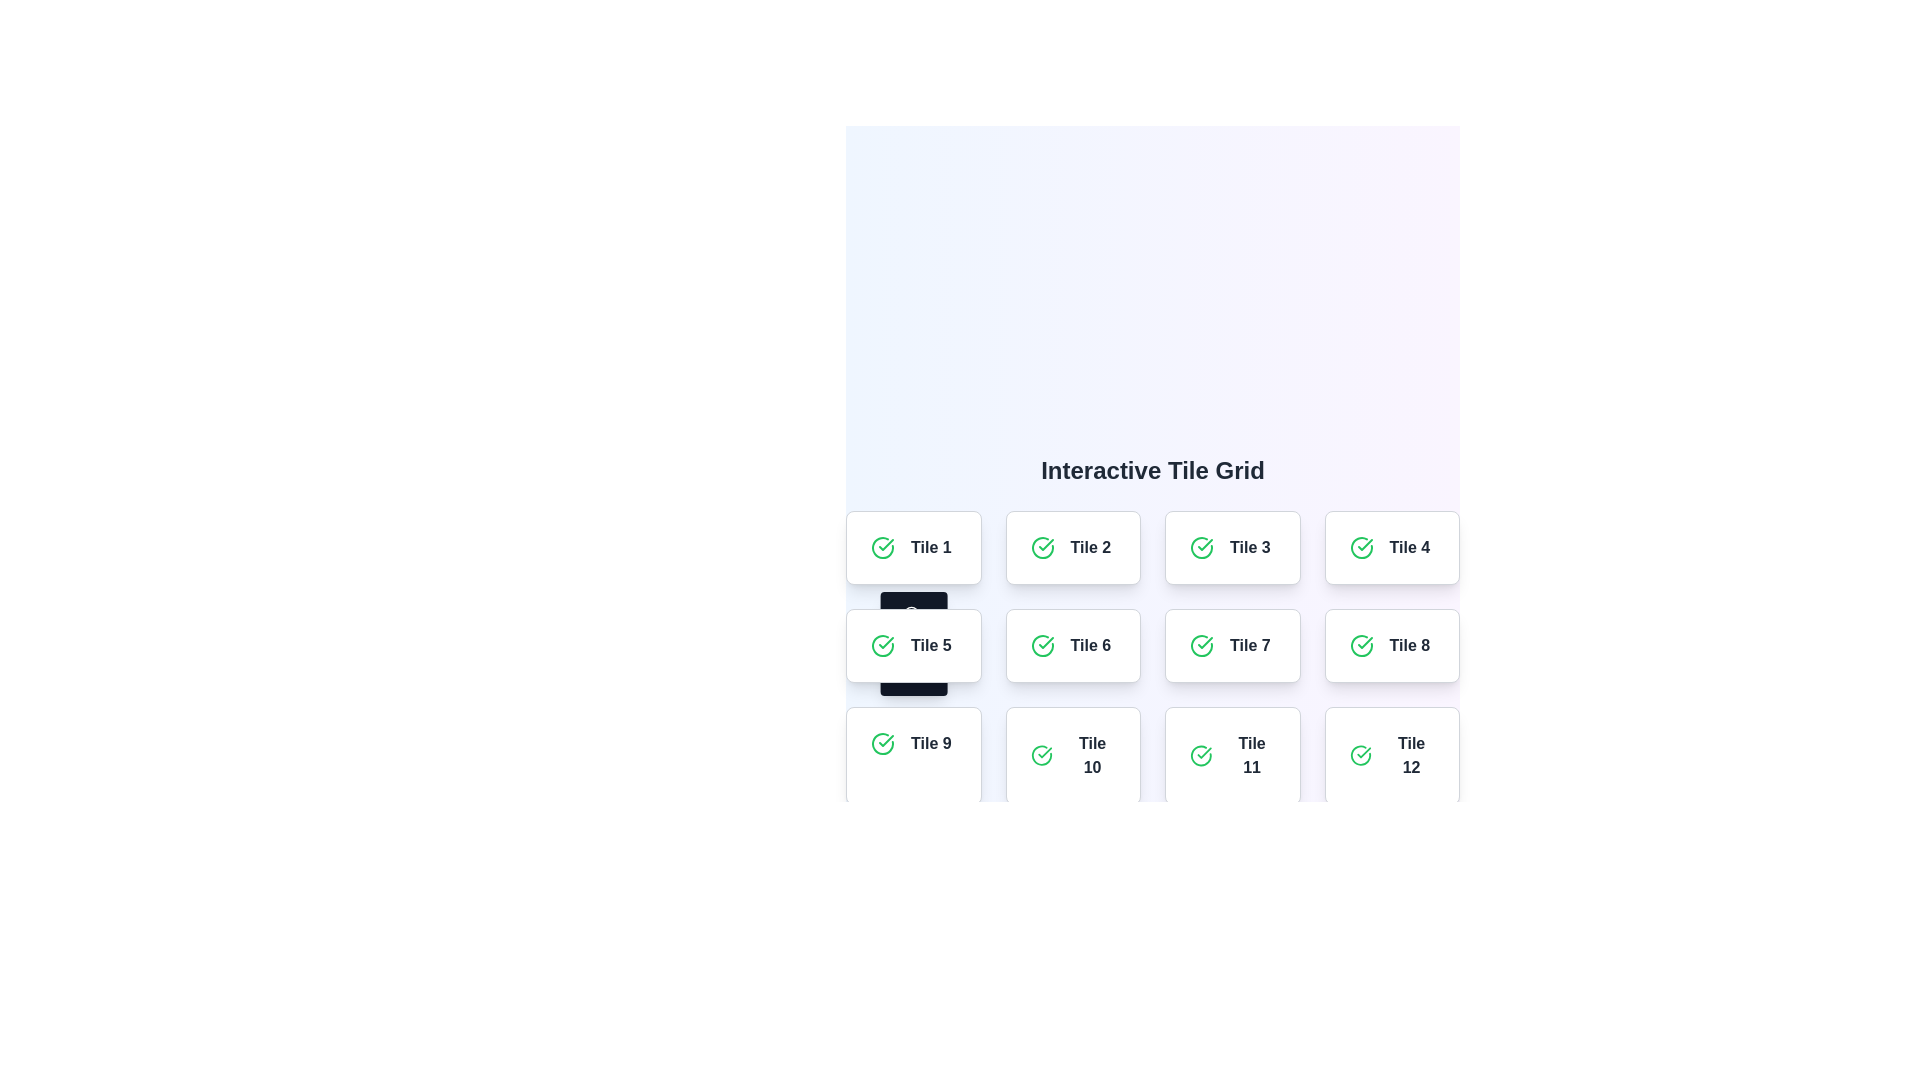 This screenshot has width=1920, height=1080. What do you see at coordinates (1249, 645) in the screenshot?
I see `the 'Tile 7' text element, which is styled in bold dark gray and located in the second row, third column of a grid layout` at bounding box center [1249, 645].